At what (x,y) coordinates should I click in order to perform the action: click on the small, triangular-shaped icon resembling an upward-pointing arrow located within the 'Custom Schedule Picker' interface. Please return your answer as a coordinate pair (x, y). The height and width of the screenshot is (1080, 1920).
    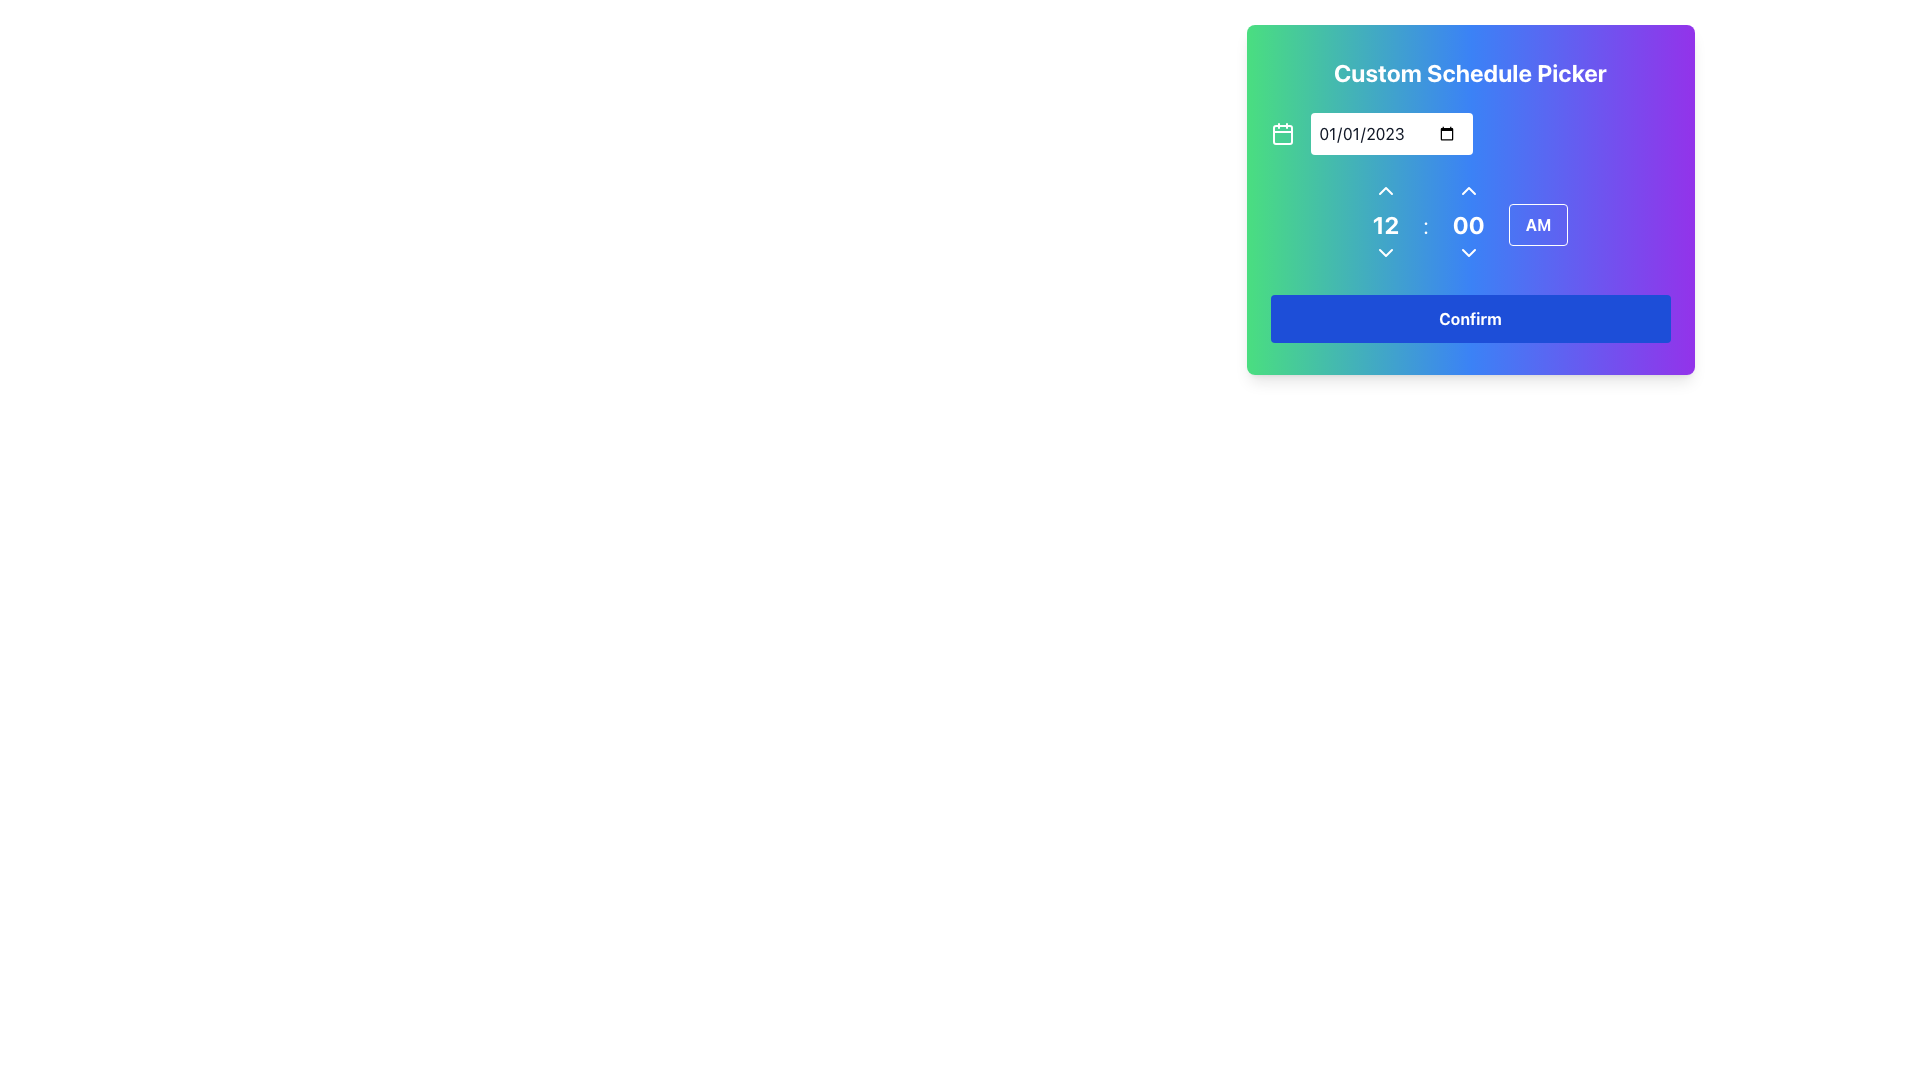
    Looking at the image, I should click on (1468, 191).